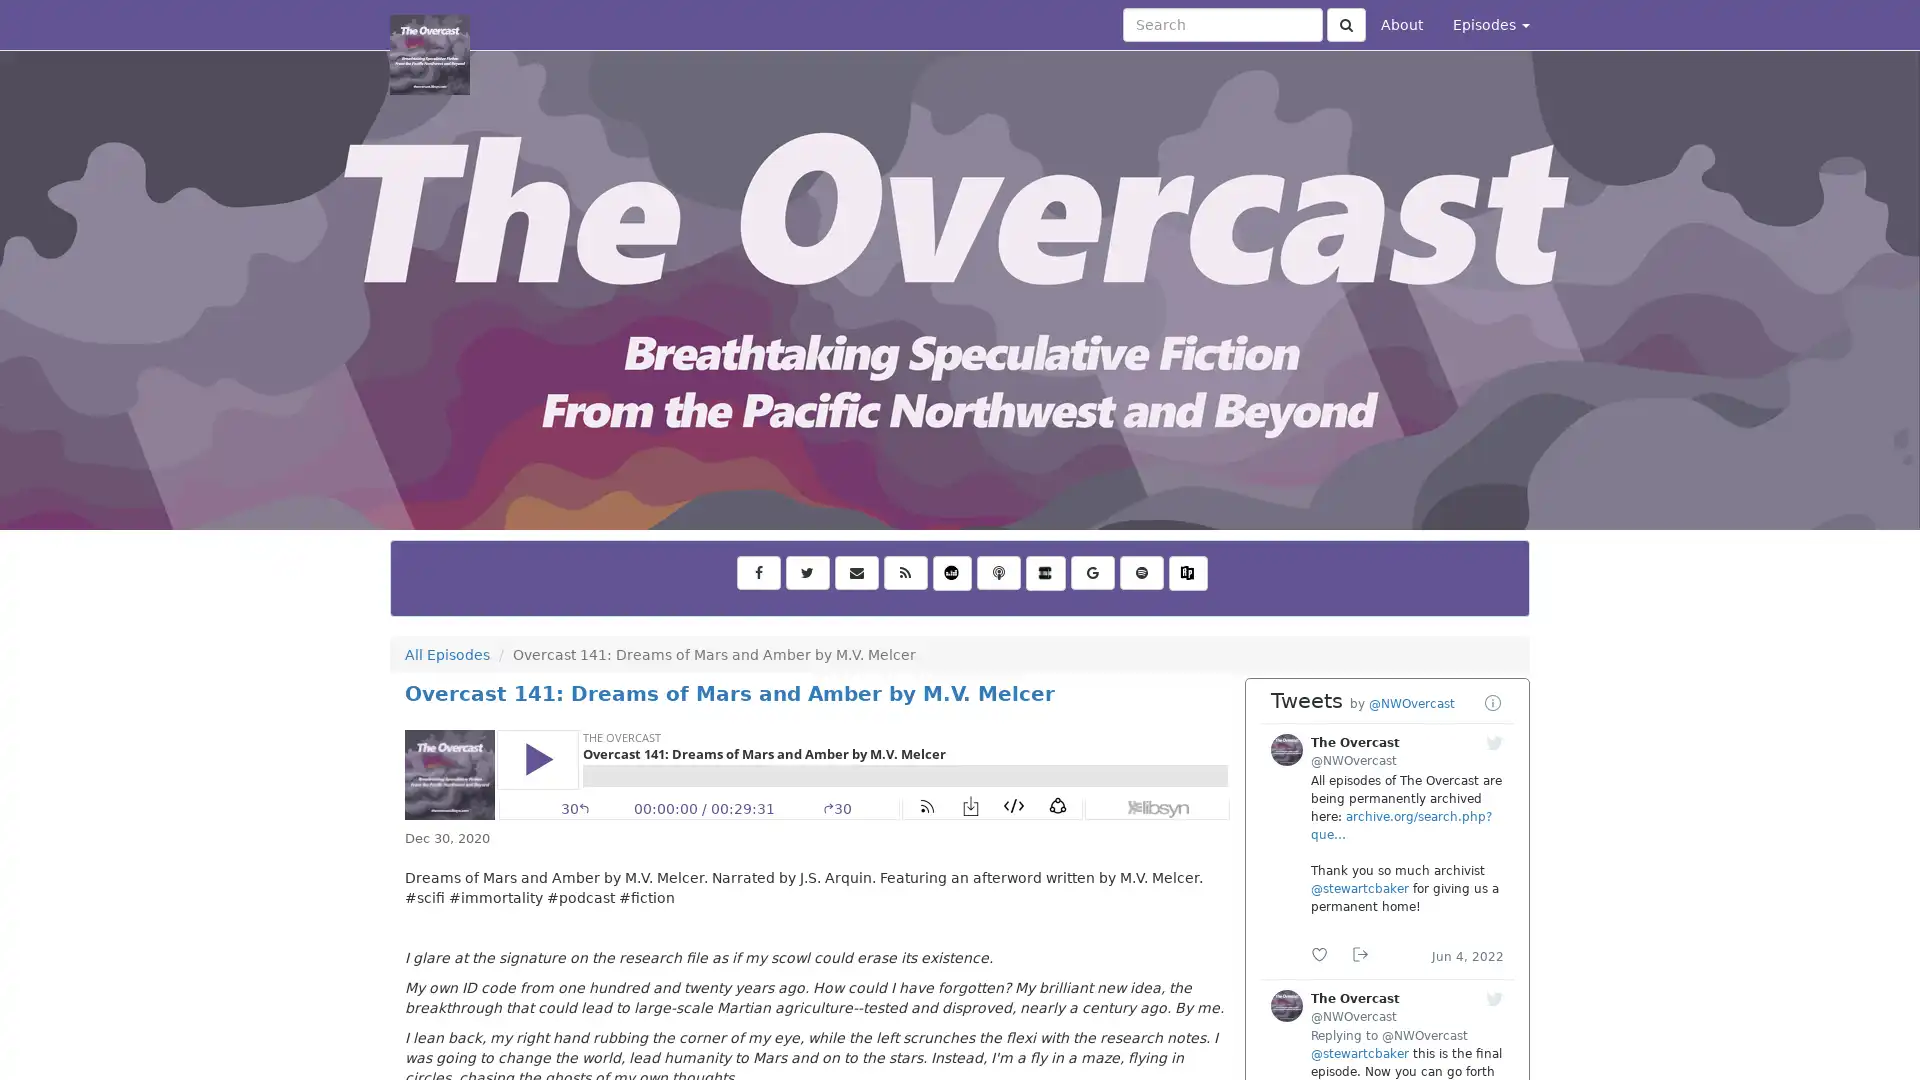  Describe the element at coordinates (1346, 24) in the screenshot. I see `Click to submit search` at that location.